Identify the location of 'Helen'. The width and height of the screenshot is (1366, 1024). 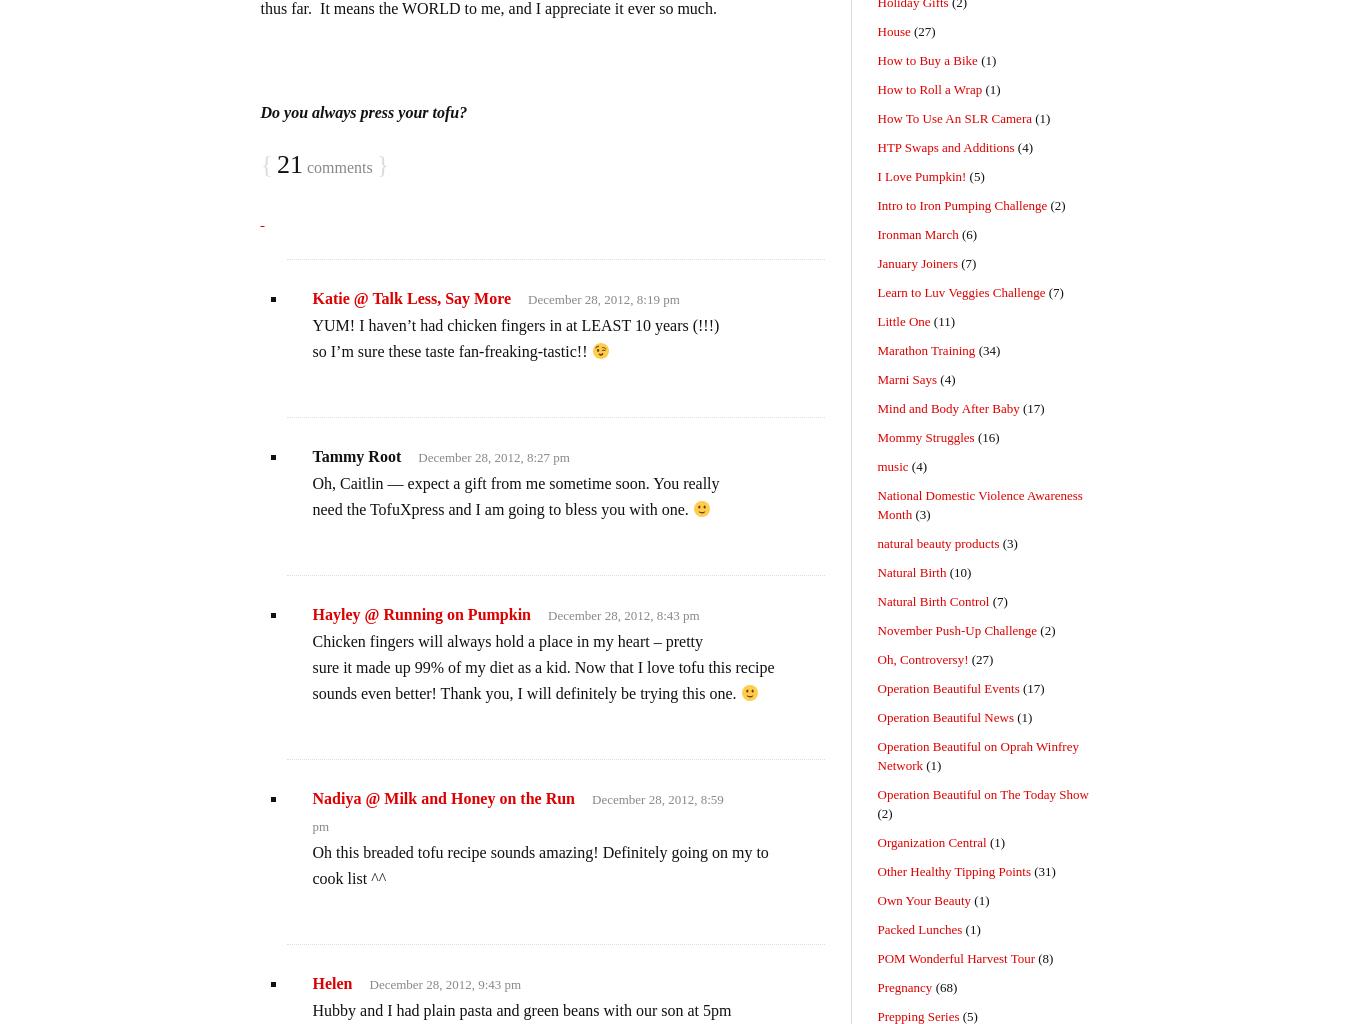
(331, 982).